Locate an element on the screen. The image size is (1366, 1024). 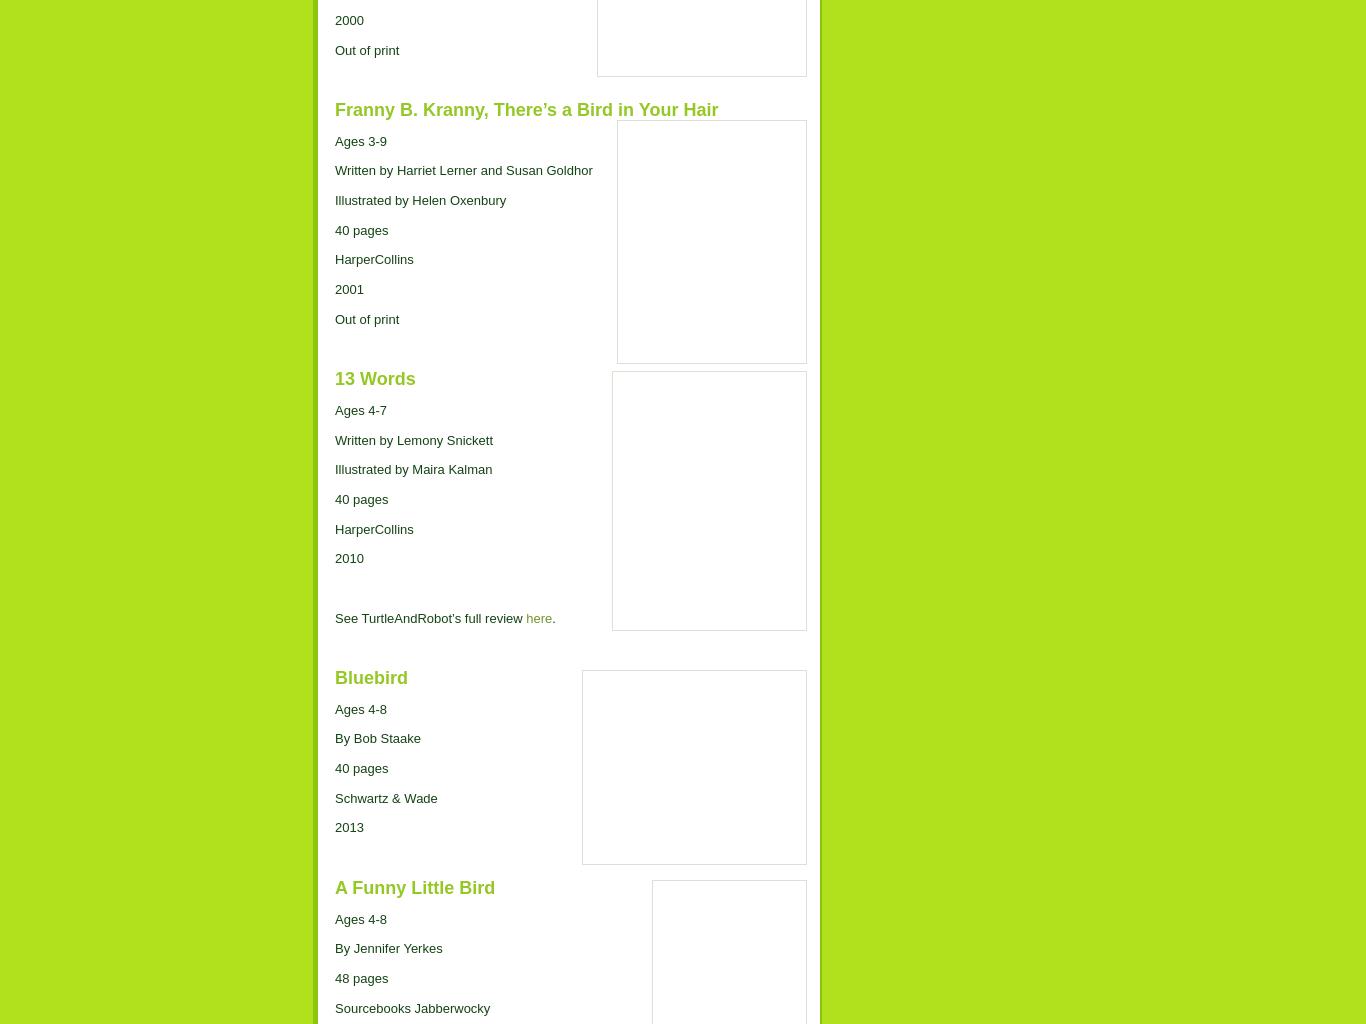
'Bluebird' is located at coordinates (334, 676).